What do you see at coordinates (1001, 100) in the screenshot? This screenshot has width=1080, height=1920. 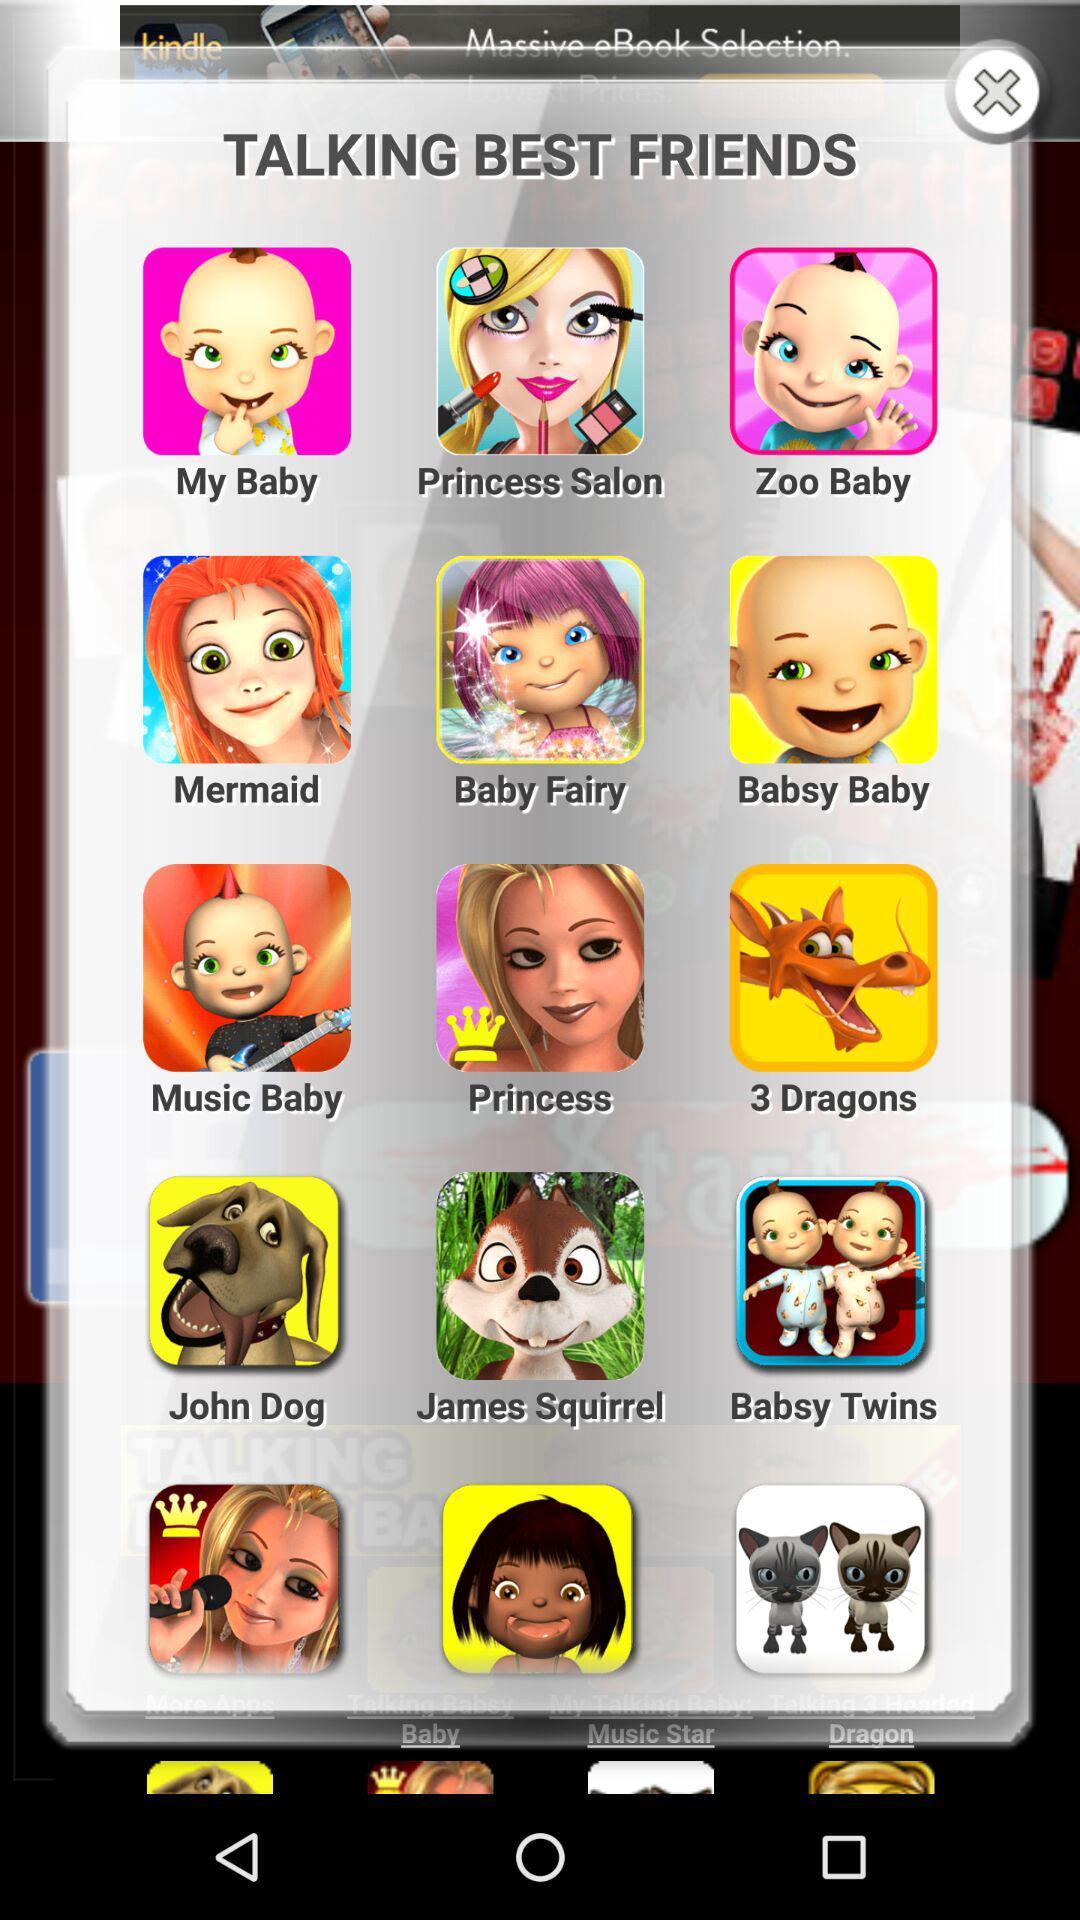 I see `the close icon` at bounding box center [1001, 100].